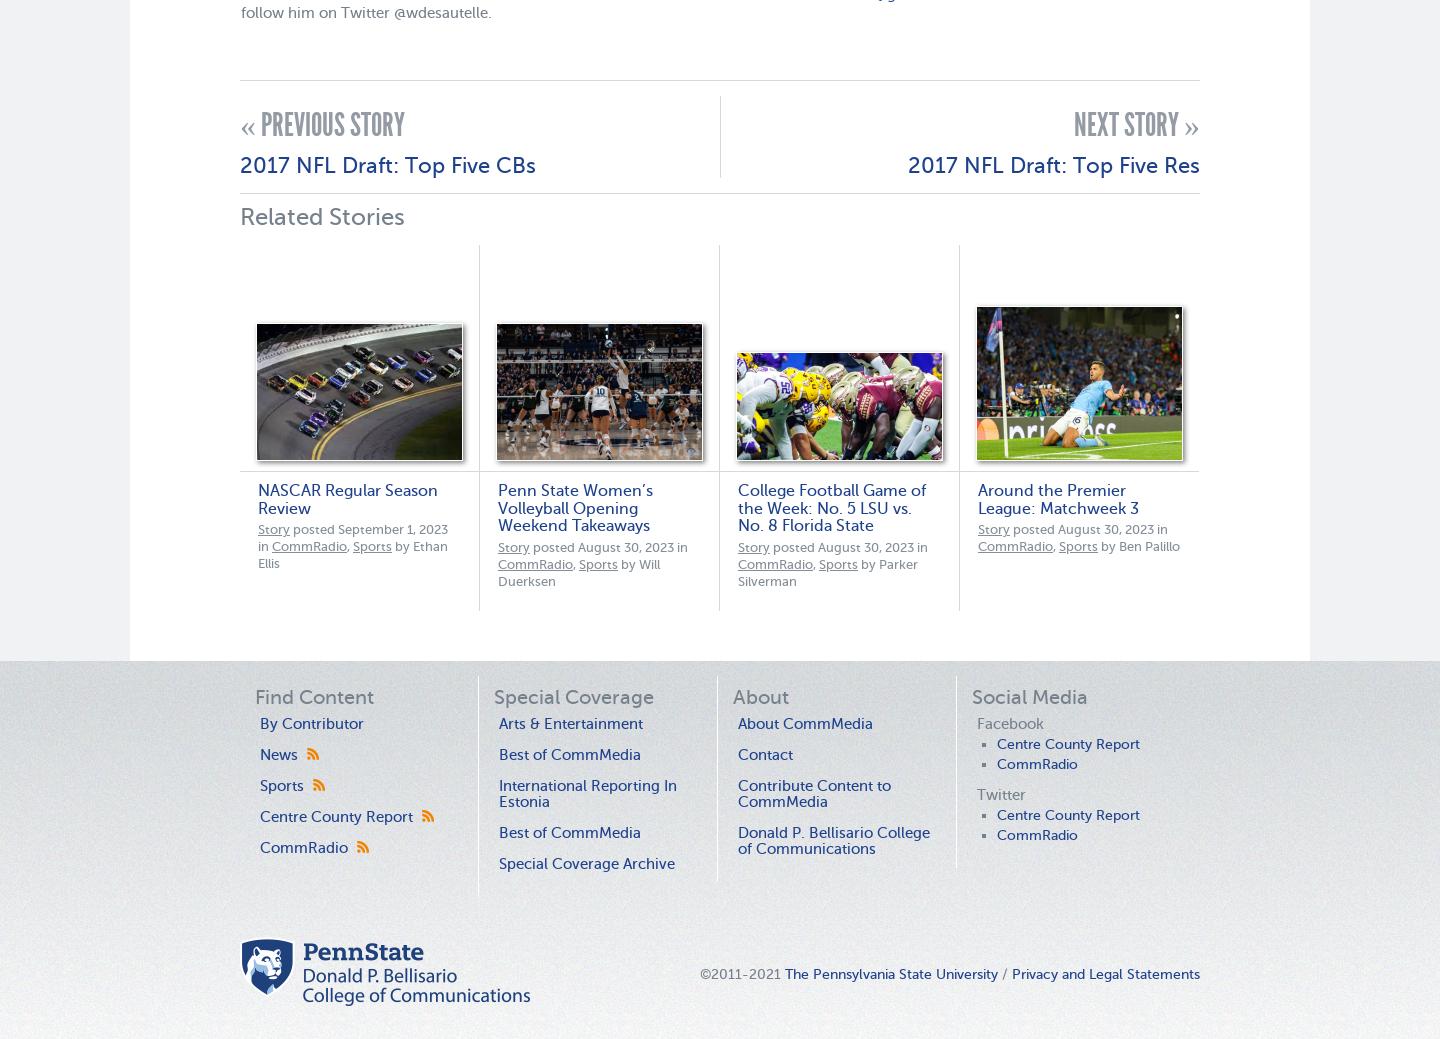  I want to click on '©2011-2021', so click(741, 974).